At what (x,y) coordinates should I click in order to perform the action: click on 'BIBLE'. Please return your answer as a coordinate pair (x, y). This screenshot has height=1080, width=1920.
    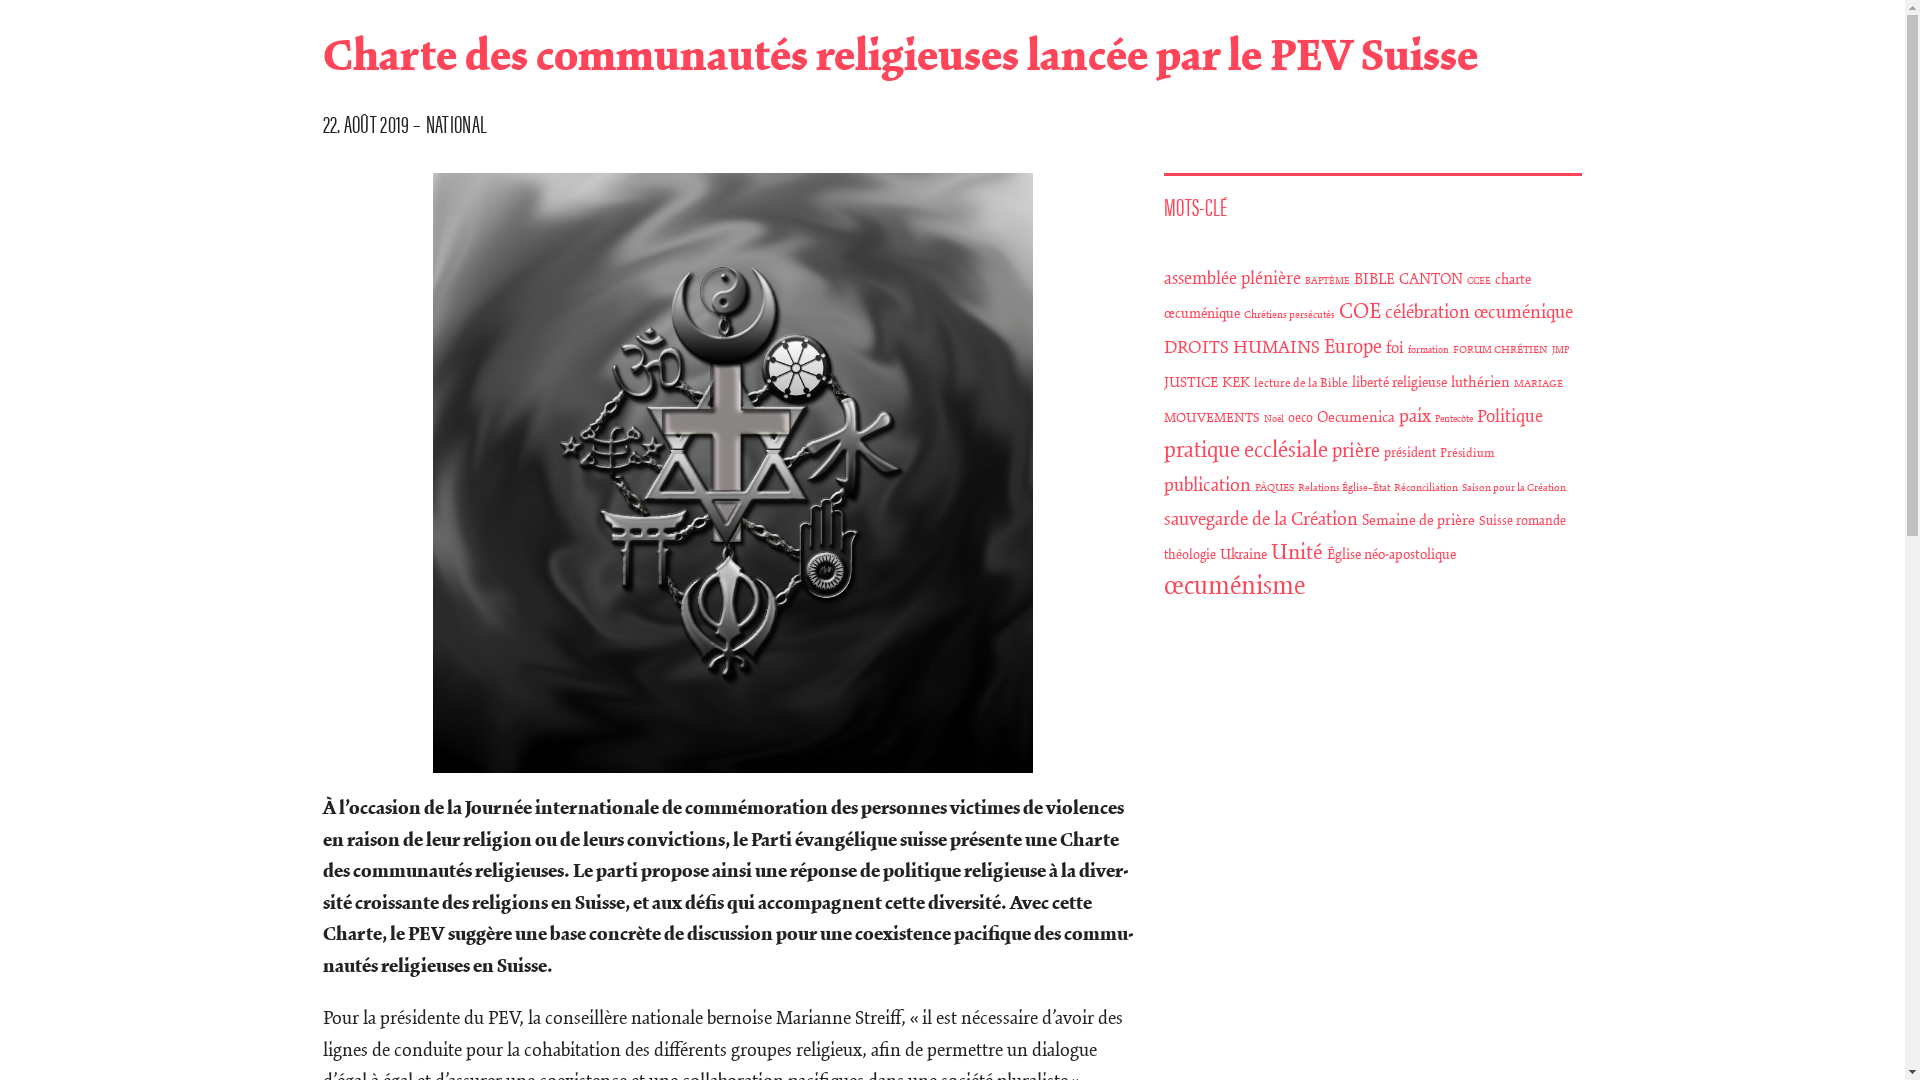
    Looking at the image, I should click on (1373, 279).